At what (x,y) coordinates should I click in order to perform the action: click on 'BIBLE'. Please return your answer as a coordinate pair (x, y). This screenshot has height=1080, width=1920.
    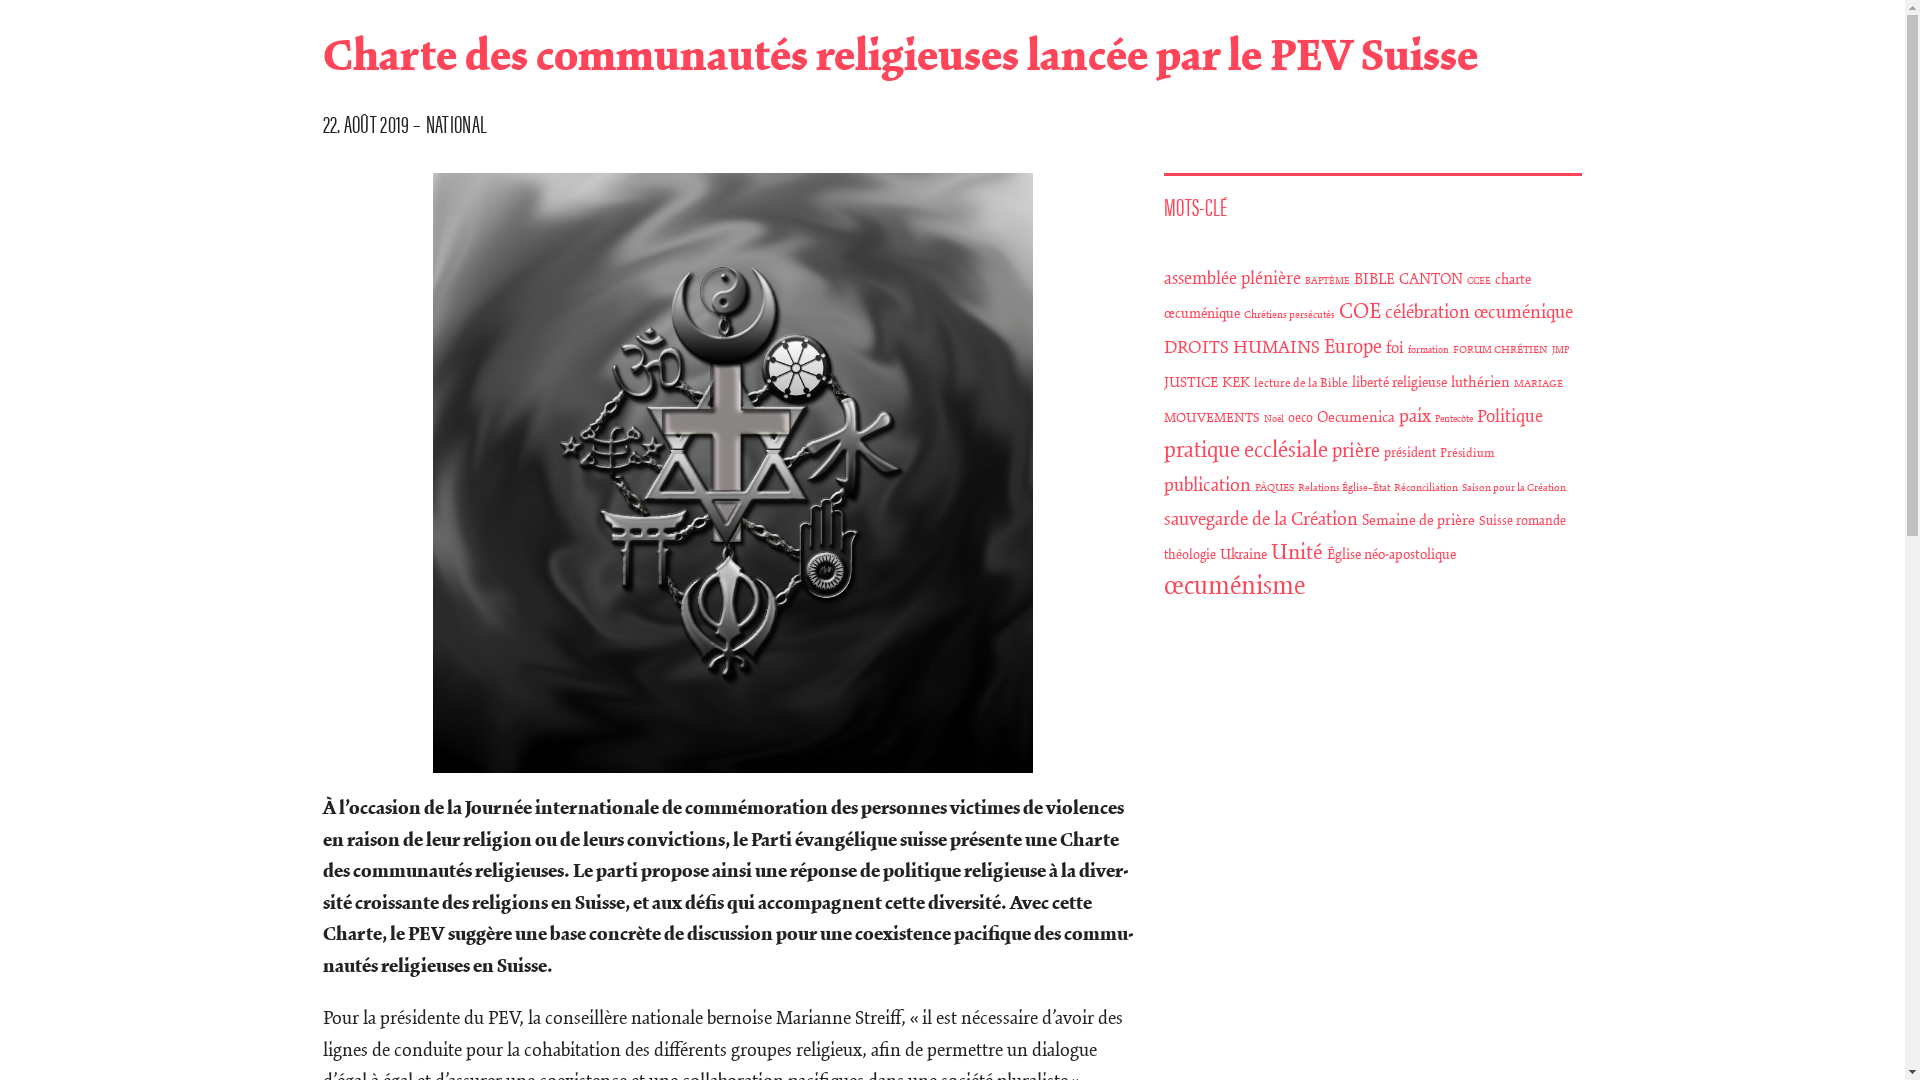
    Looking at the image, I should click on (1373, 279).